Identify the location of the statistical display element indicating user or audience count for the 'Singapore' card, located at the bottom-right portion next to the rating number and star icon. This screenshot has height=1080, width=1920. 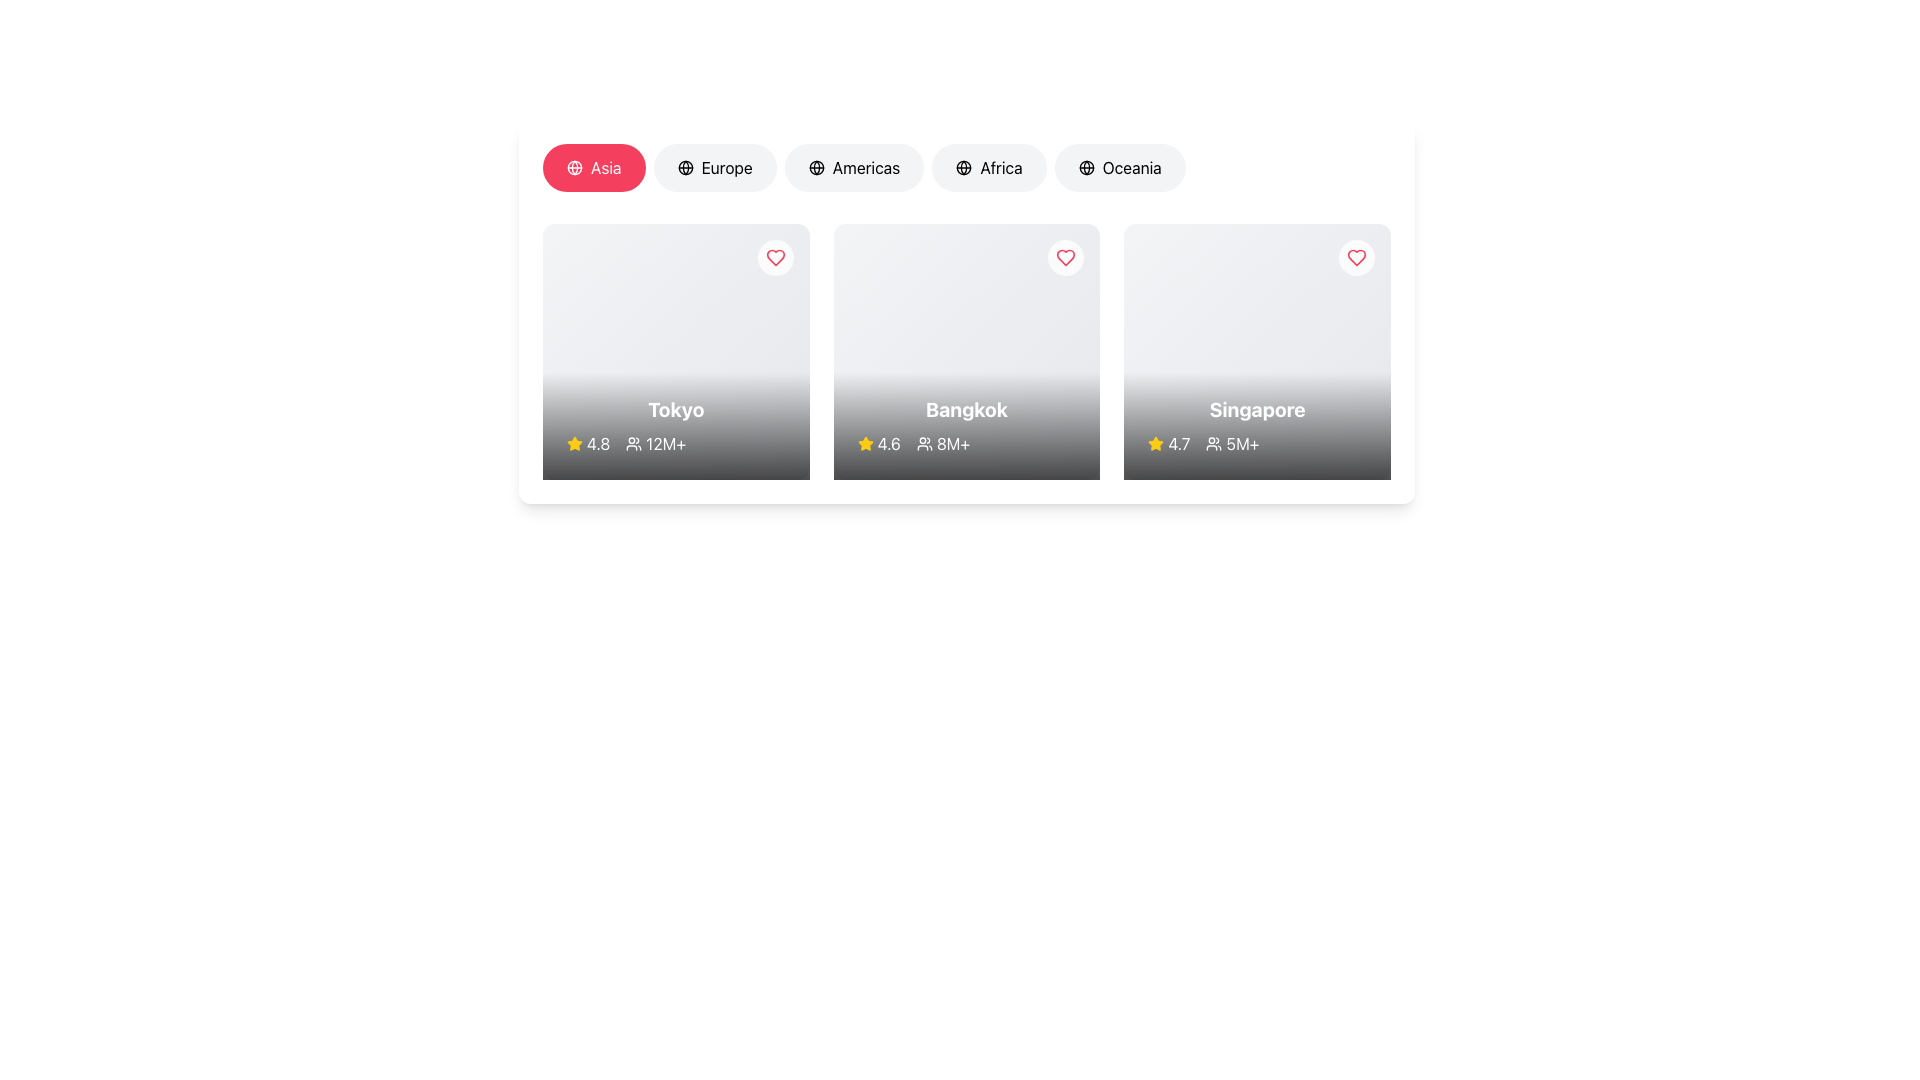
(1256, 442).